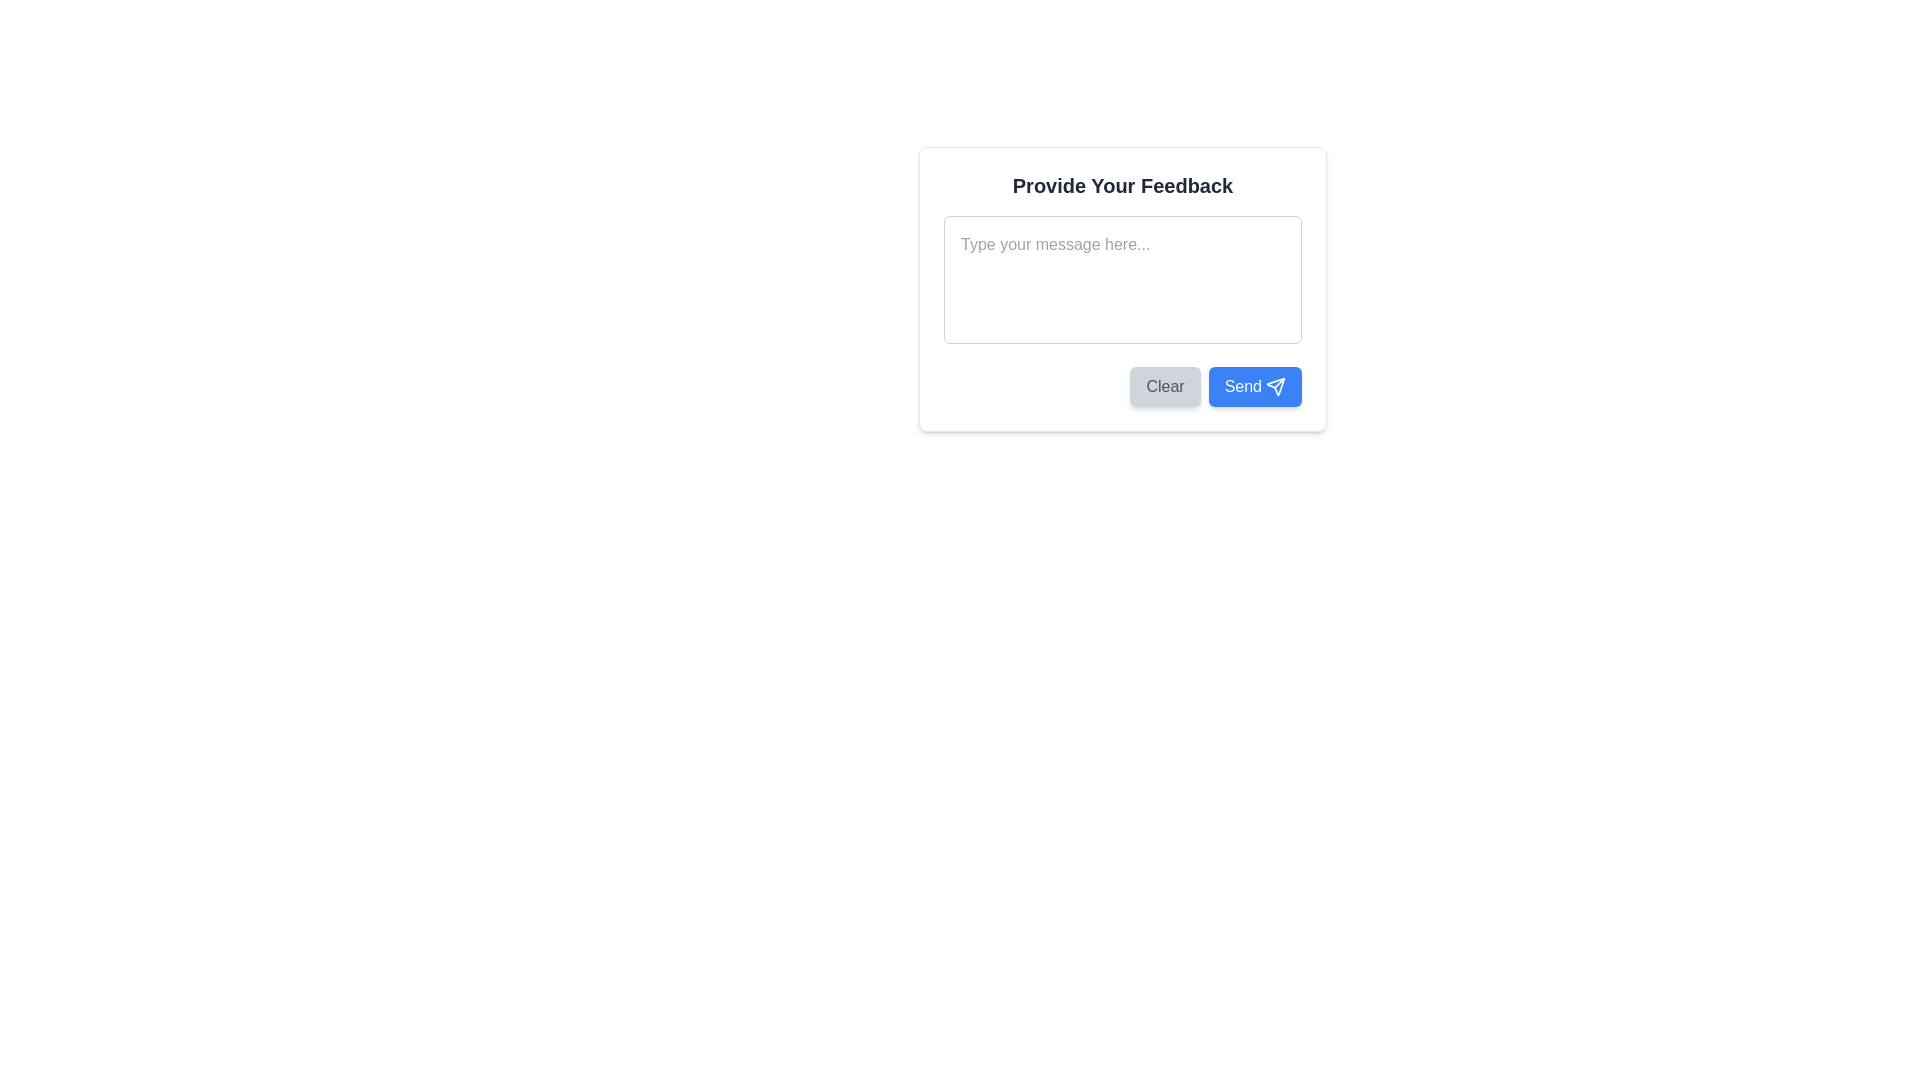 The width and height of the screenshot is (1920, 1080). I want to click on the decorative 'Send' icon within the 'Send' button located at the bottom-right of the feedback form, so click(1275, 386).